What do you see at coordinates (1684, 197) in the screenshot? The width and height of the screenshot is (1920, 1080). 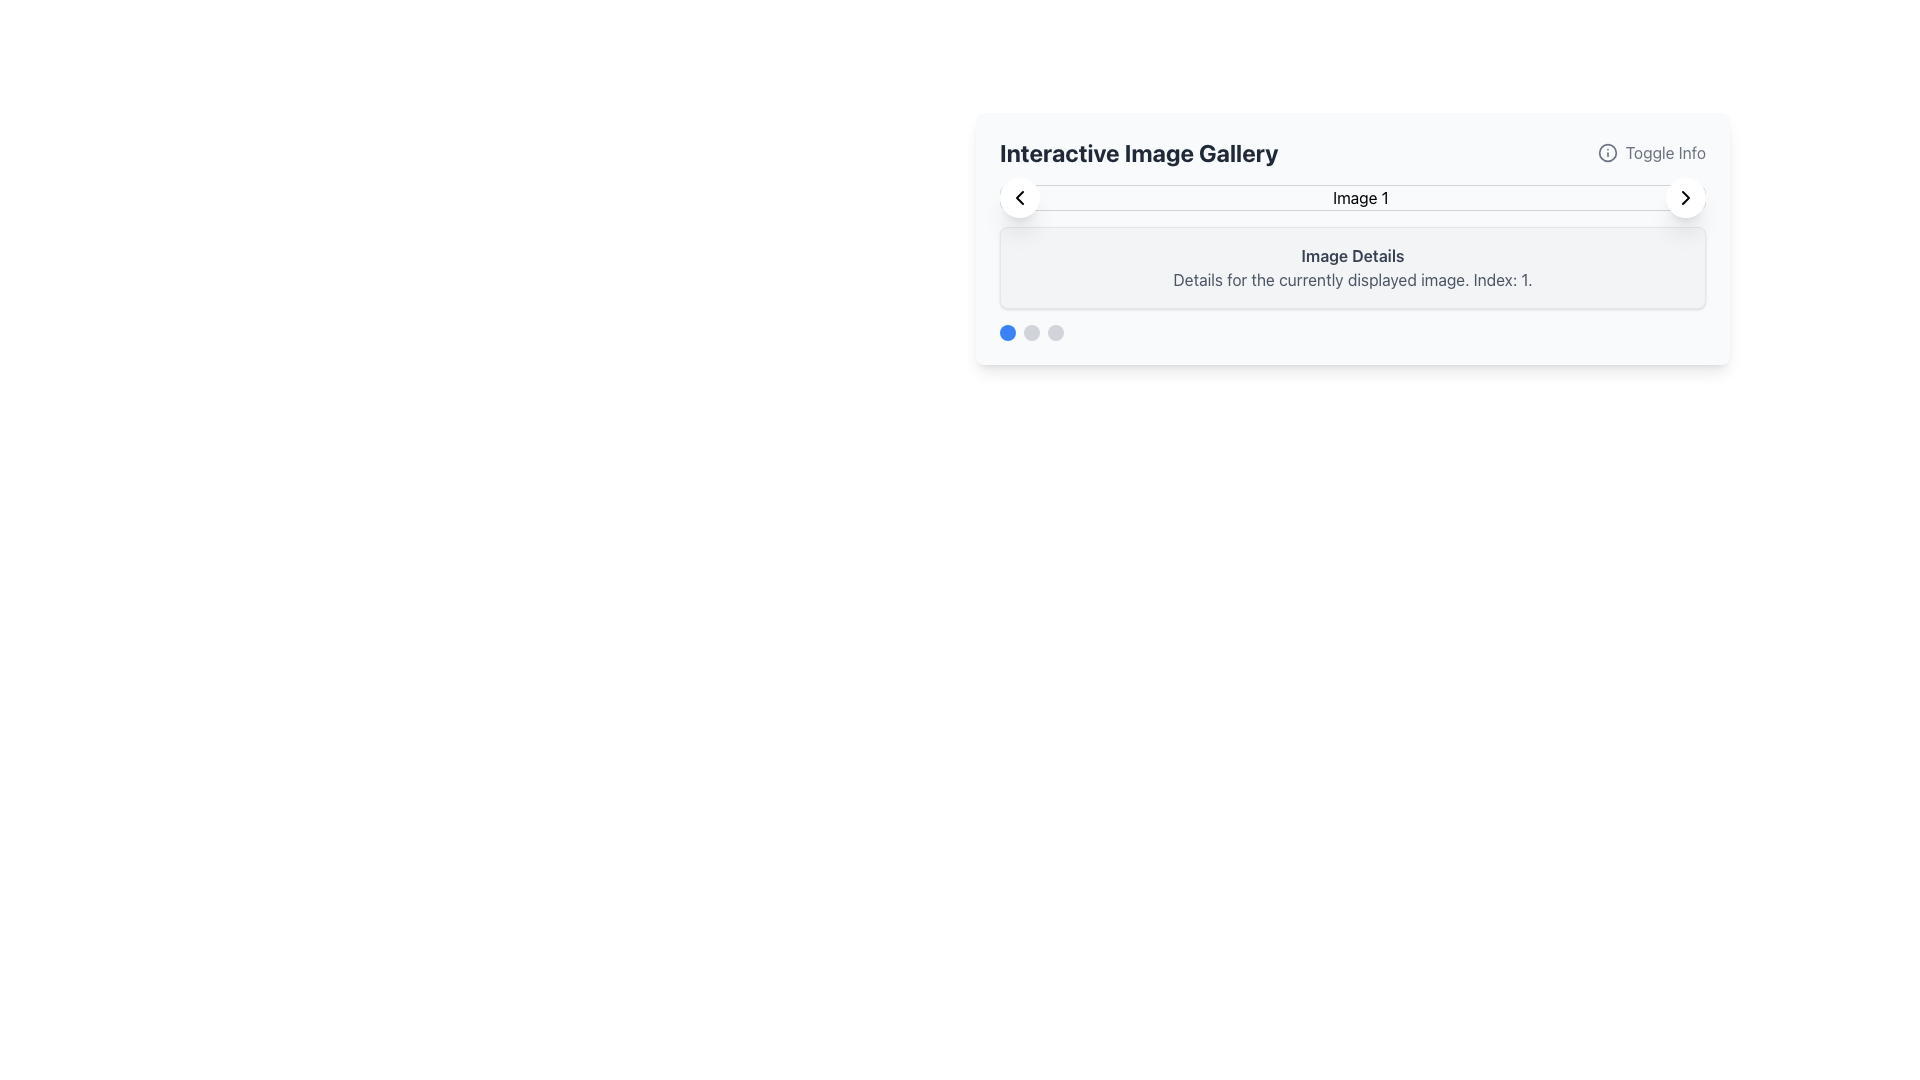 I see `the right-facing chevron arrow icon button located at the far right end of the image gallery control bar to observe any hover effects` at bounding box center [1684, 197].